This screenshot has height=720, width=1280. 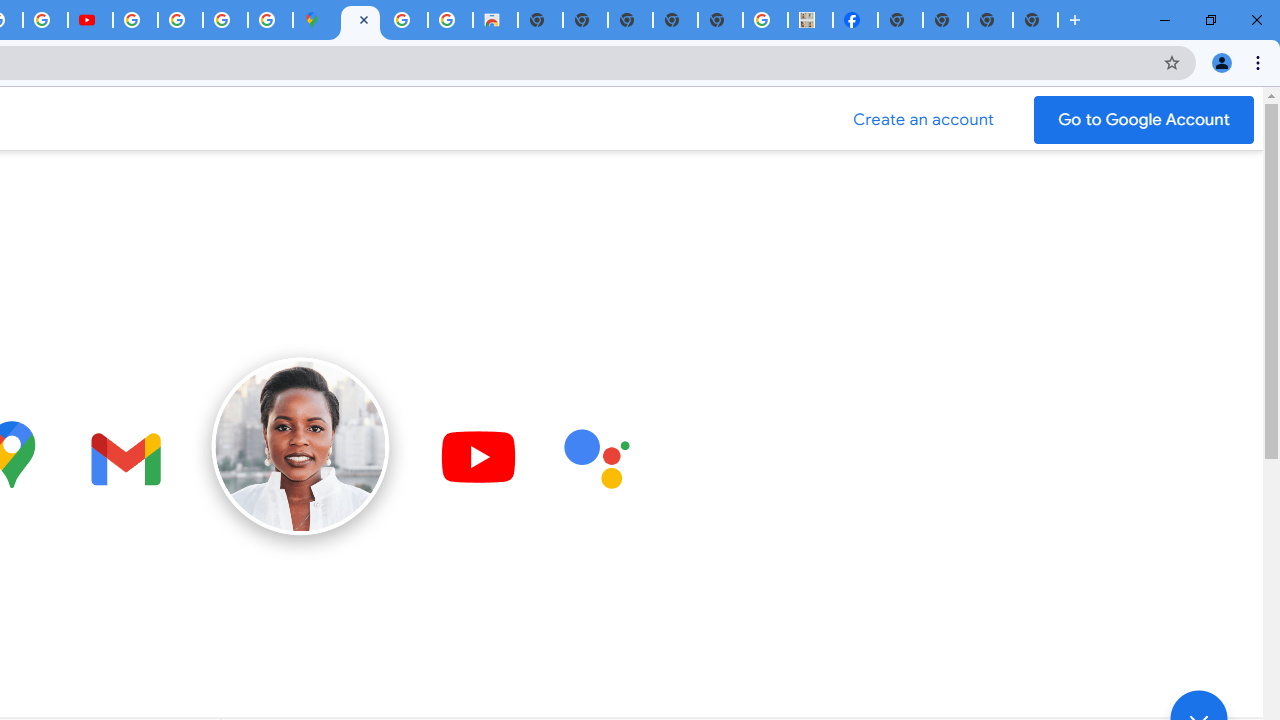 What do you see at coordinates (1171, 61) in the screenshot?
I see `'Bookmark this tab'` at bounding box center [1171, 61].